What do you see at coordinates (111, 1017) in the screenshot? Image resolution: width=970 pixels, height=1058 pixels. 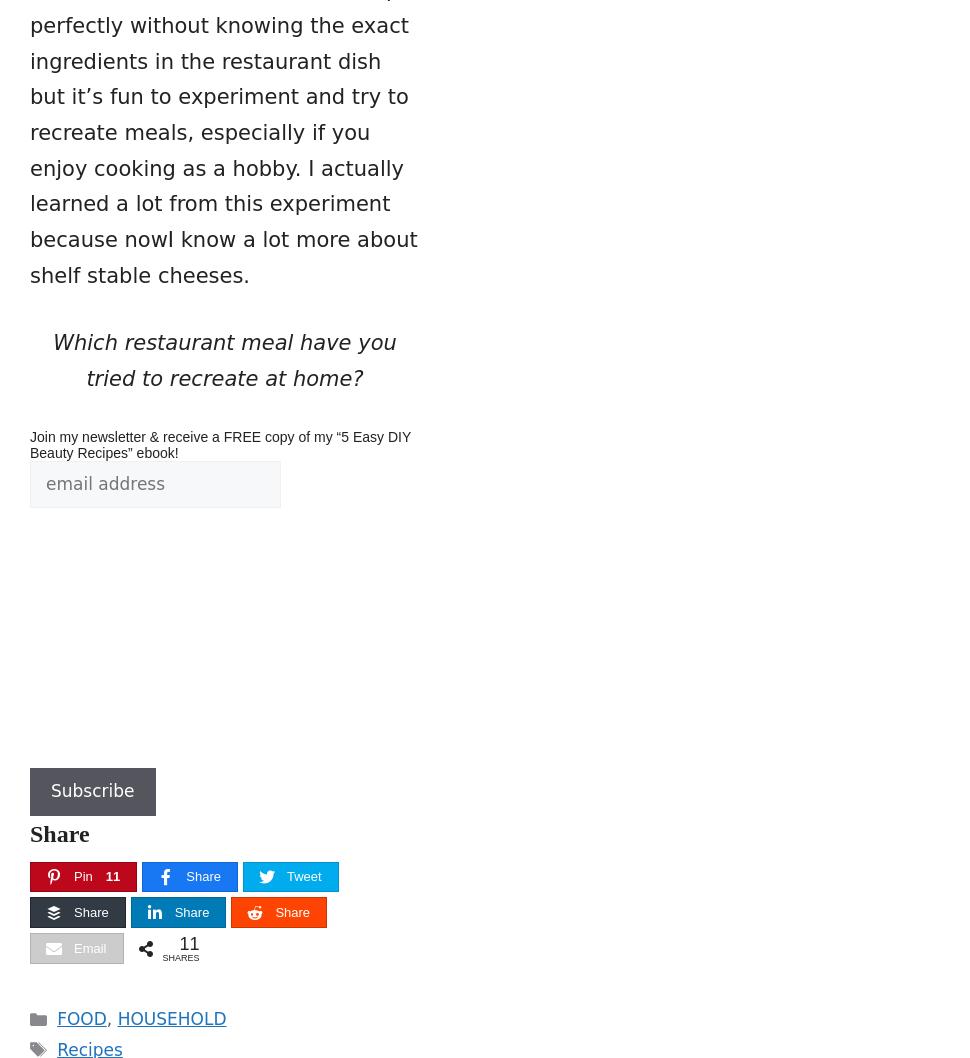 I see `','` at bounding box center [111, 1017].